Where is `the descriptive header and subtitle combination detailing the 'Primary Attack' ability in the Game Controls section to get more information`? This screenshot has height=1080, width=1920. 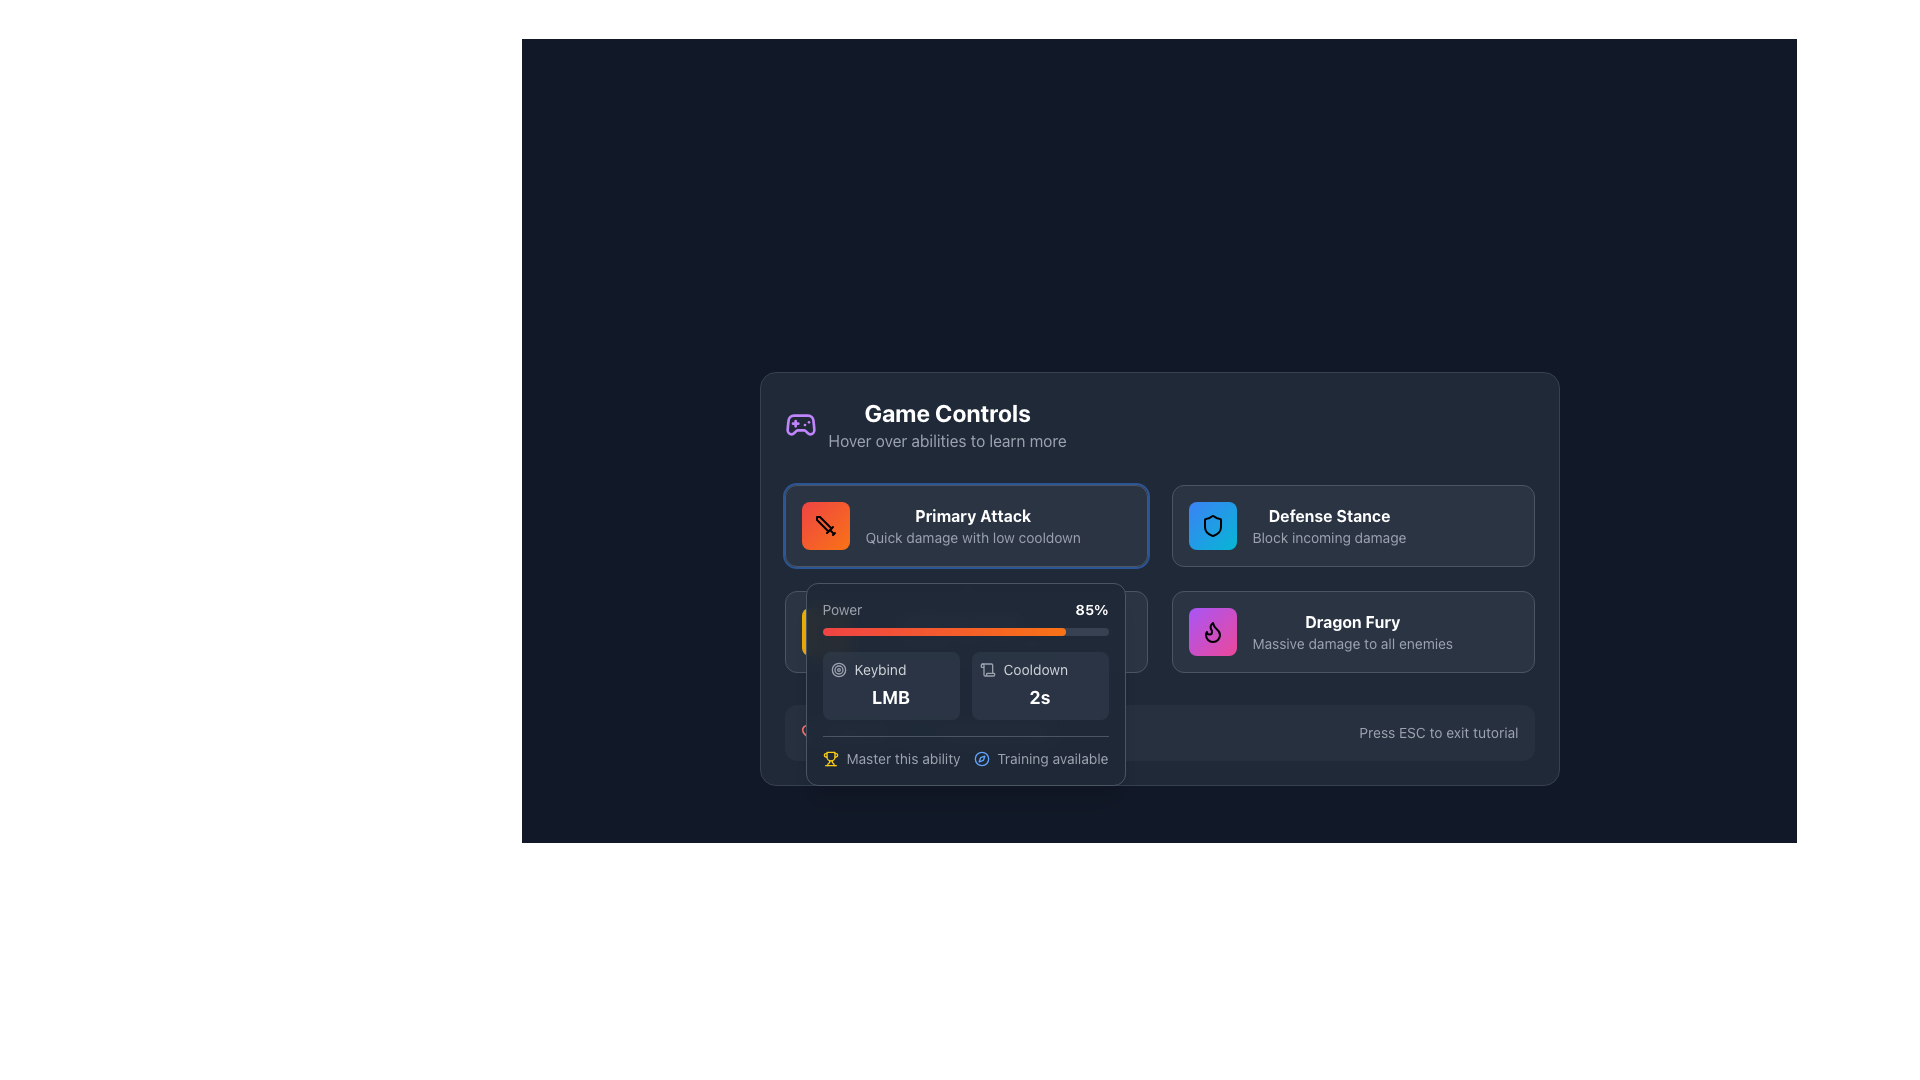
the descriptive header and subtitle combination detailing the 'Primary Attack' ability in the Game Controls section to get more information is located at coordinates (973, 524).